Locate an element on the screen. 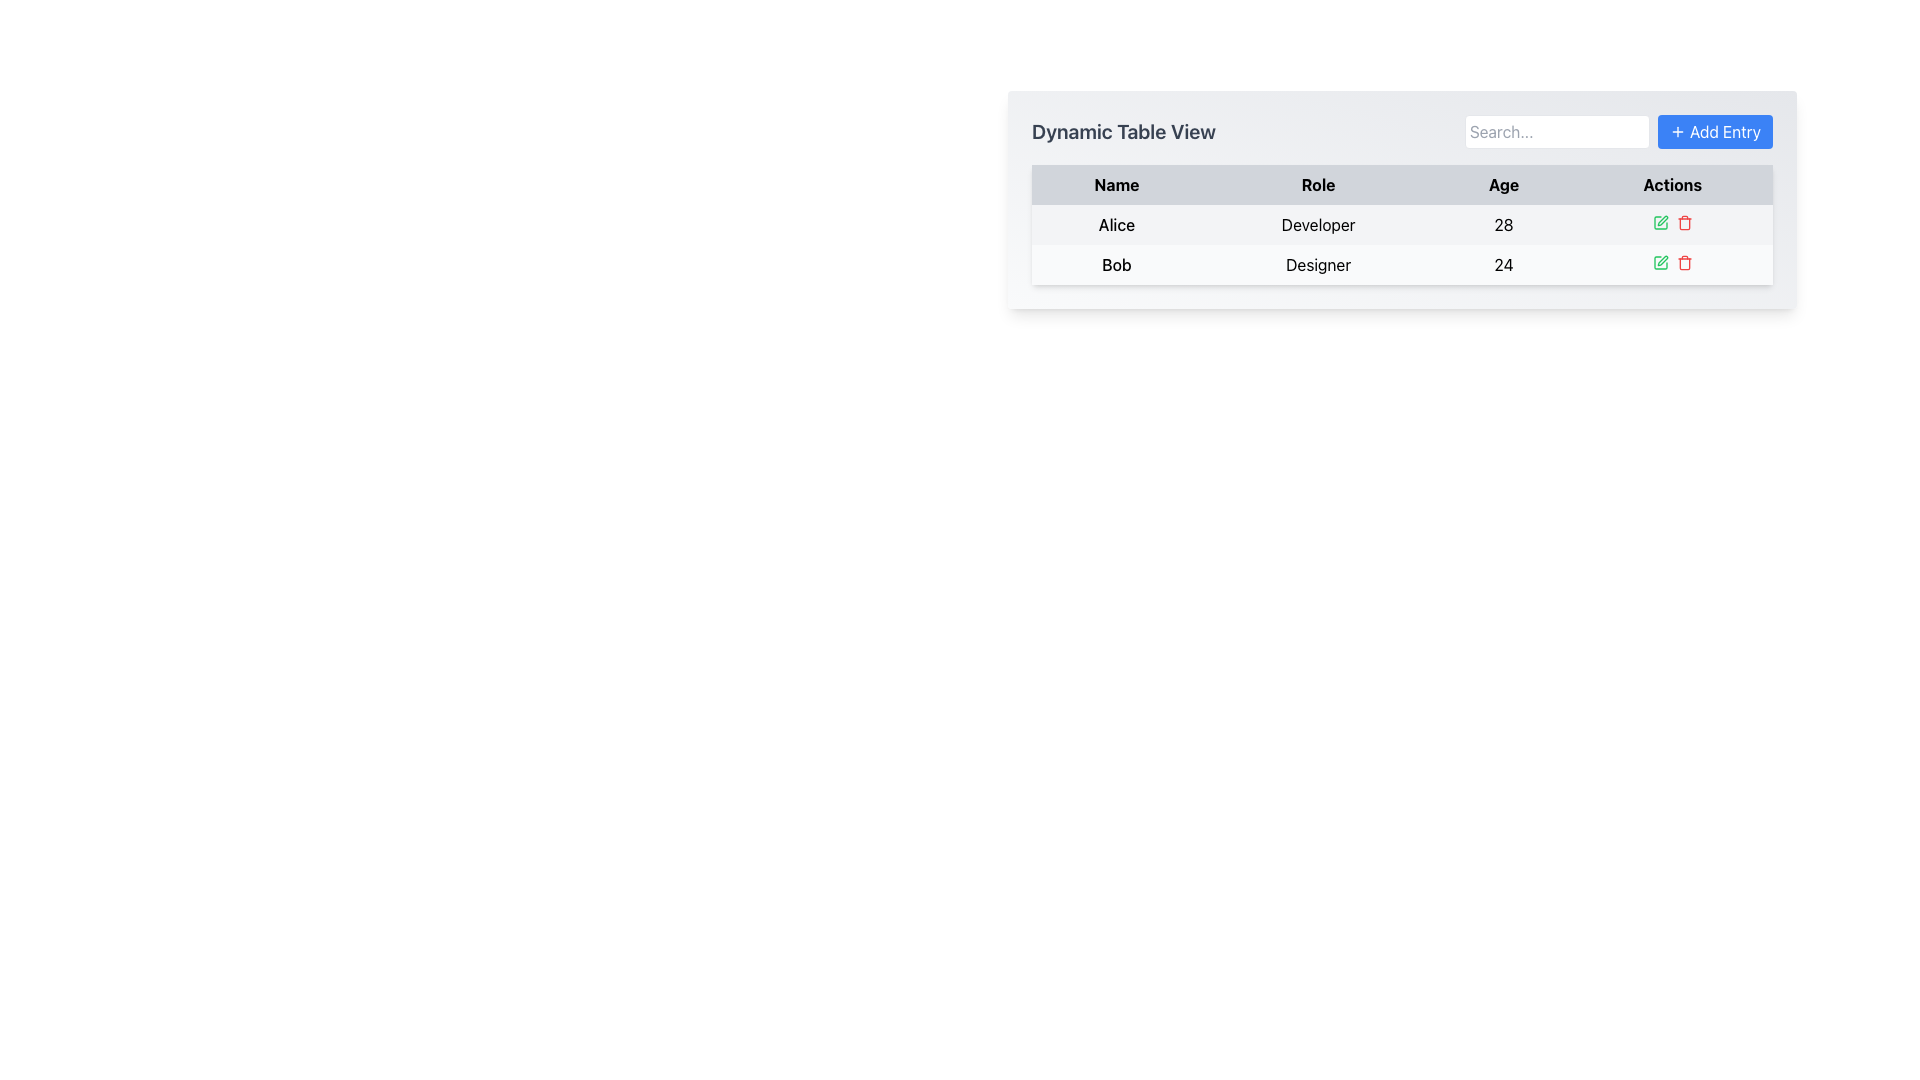  the second row of the table in the 'Dynamic Table View' that displays information for Alice as a Developer and Bob as a Designer is located at coordinates (1401, 244).